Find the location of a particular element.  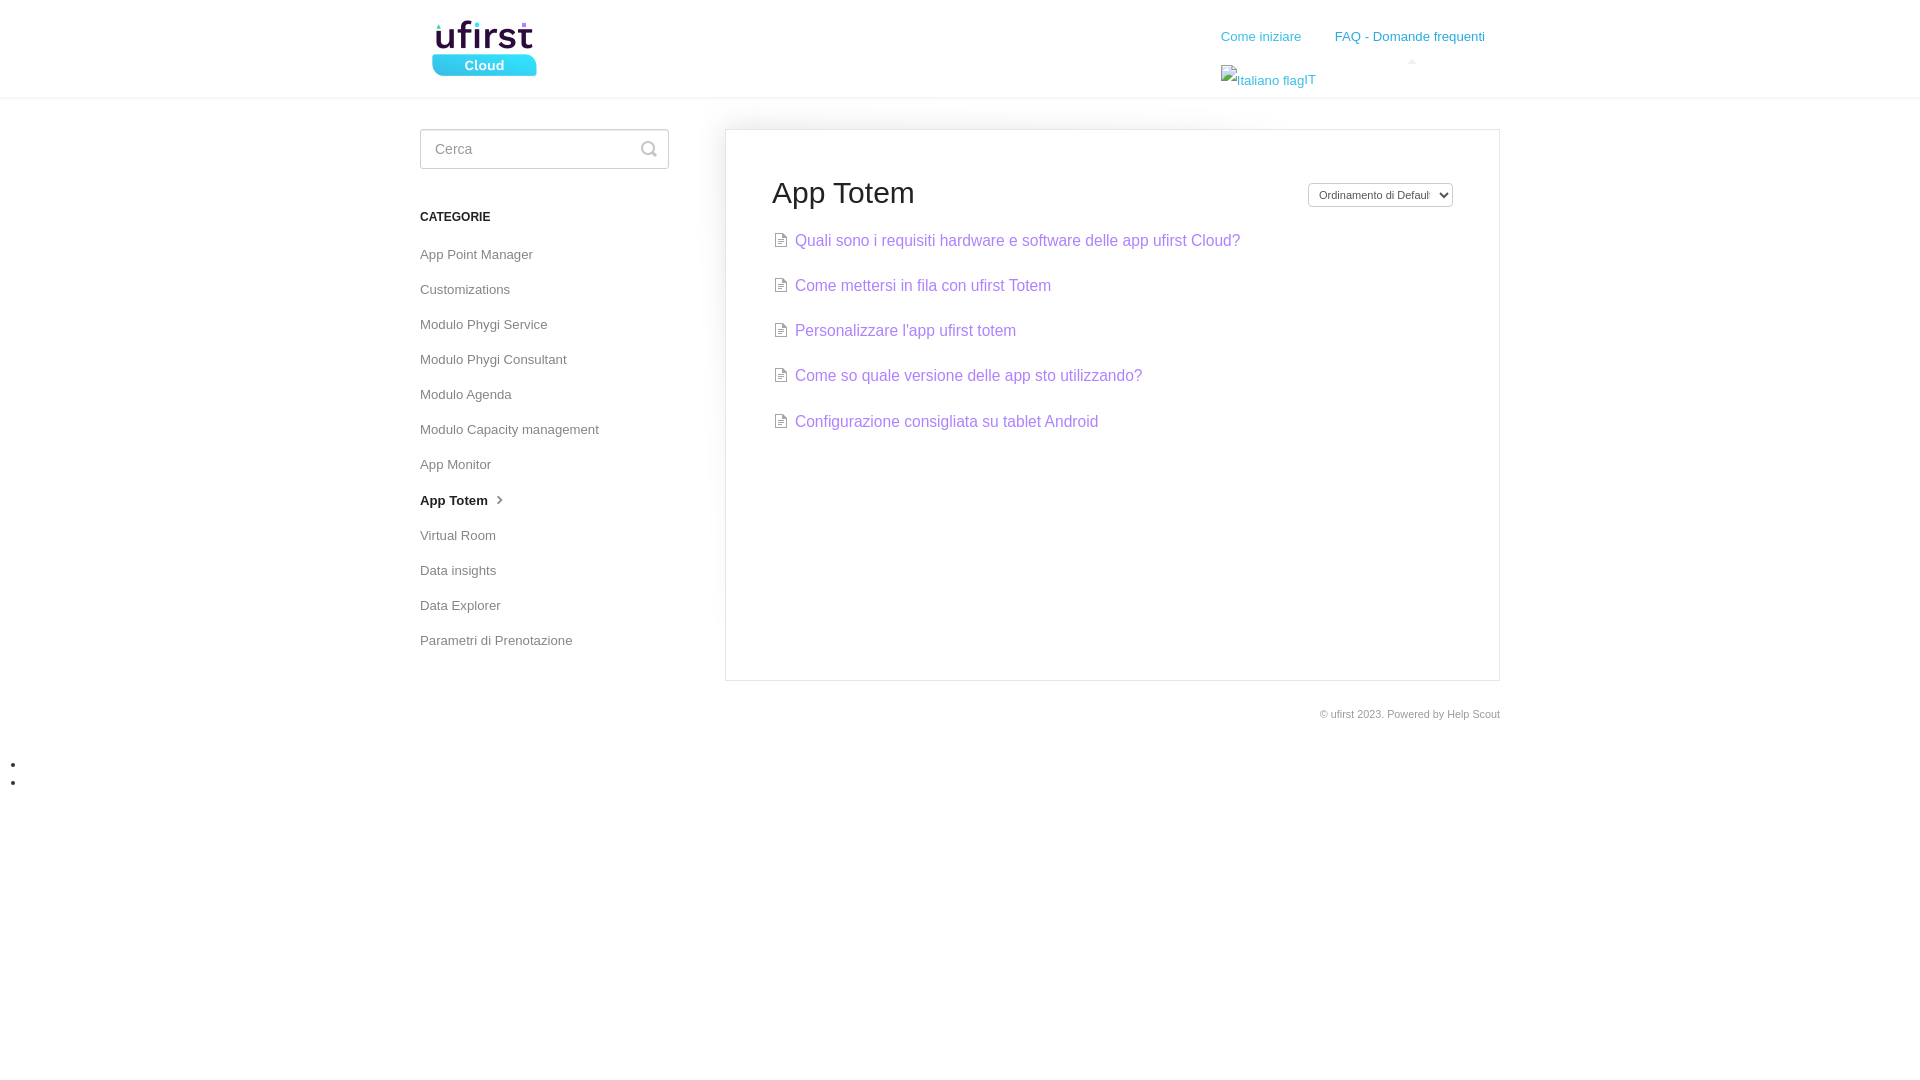

'App Monitor' is located at coordinates (461, 465).